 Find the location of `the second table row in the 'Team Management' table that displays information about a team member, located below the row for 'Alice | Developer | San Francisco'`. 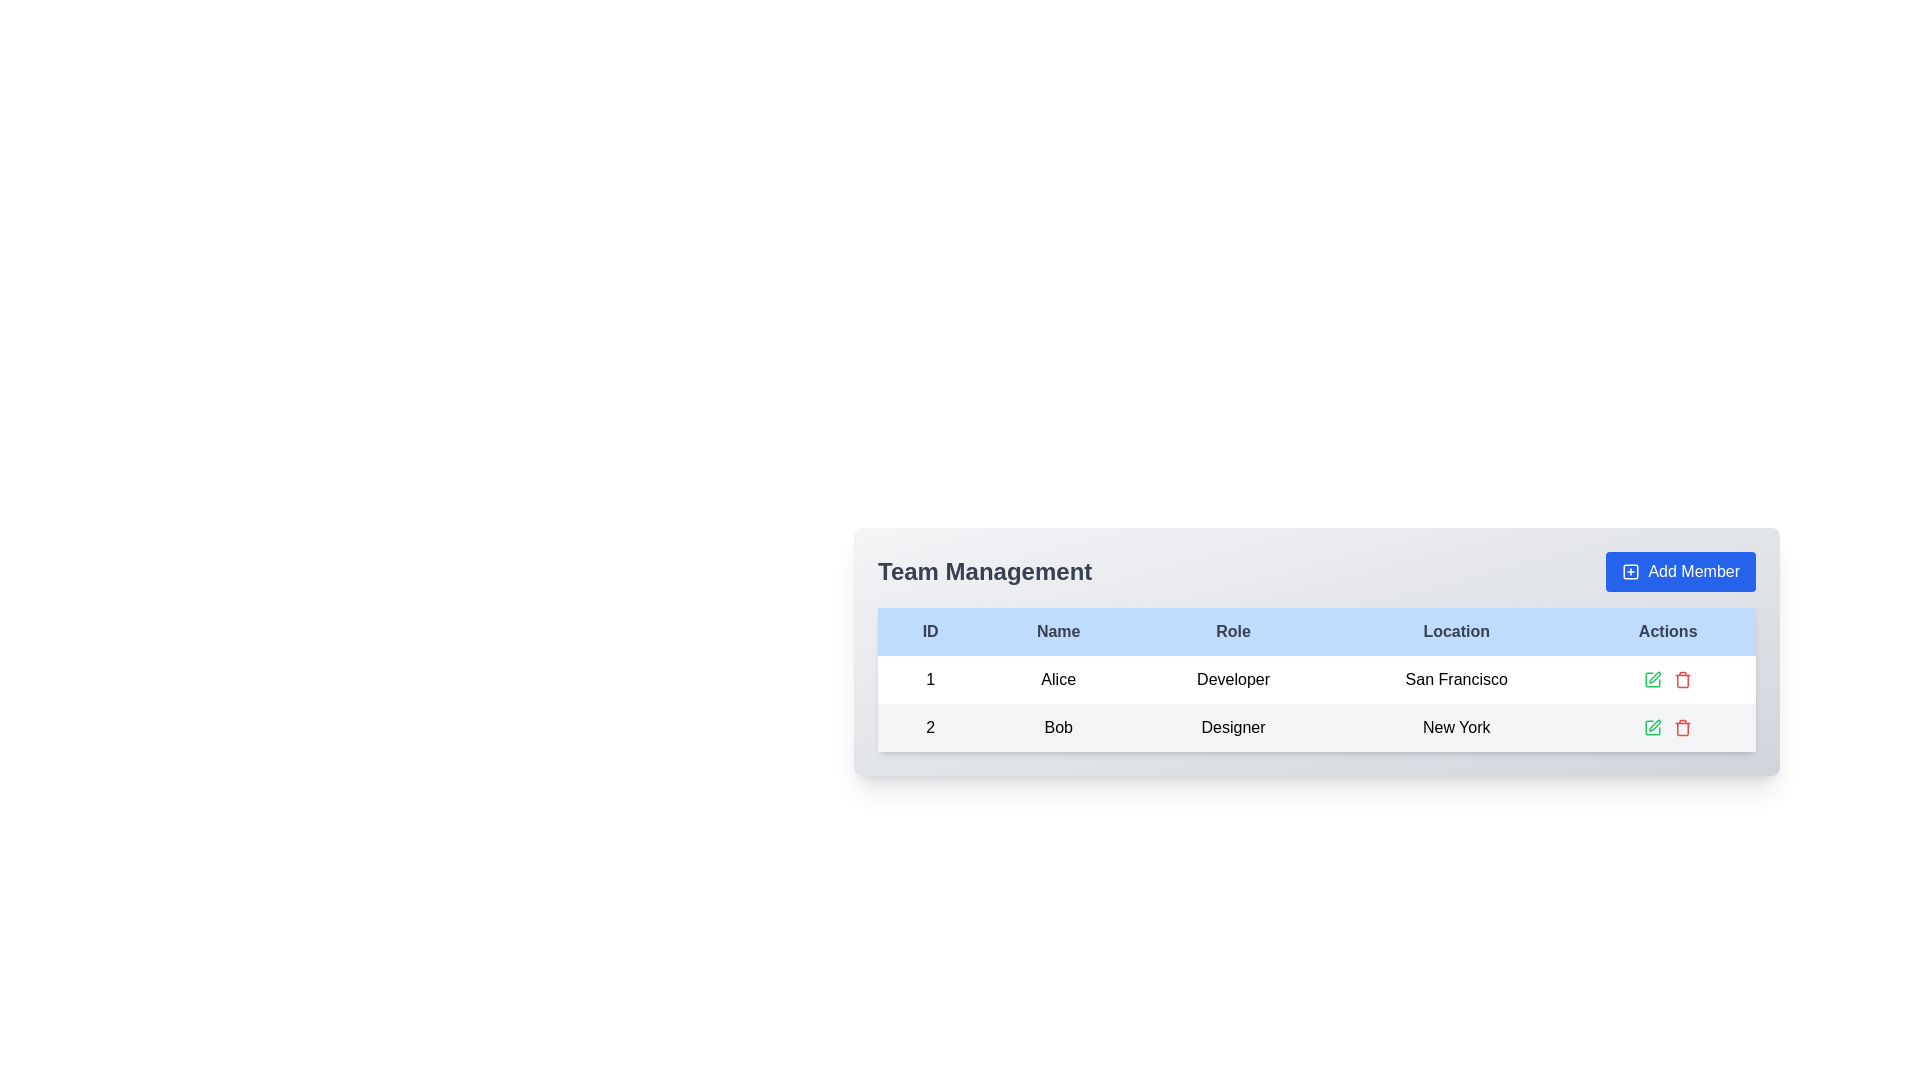

the second table row in the 'Team Management' table that displays information about a team member, located below the row for 'Alice | Developer | San Francisco' is located at coordinates (1316, 728).